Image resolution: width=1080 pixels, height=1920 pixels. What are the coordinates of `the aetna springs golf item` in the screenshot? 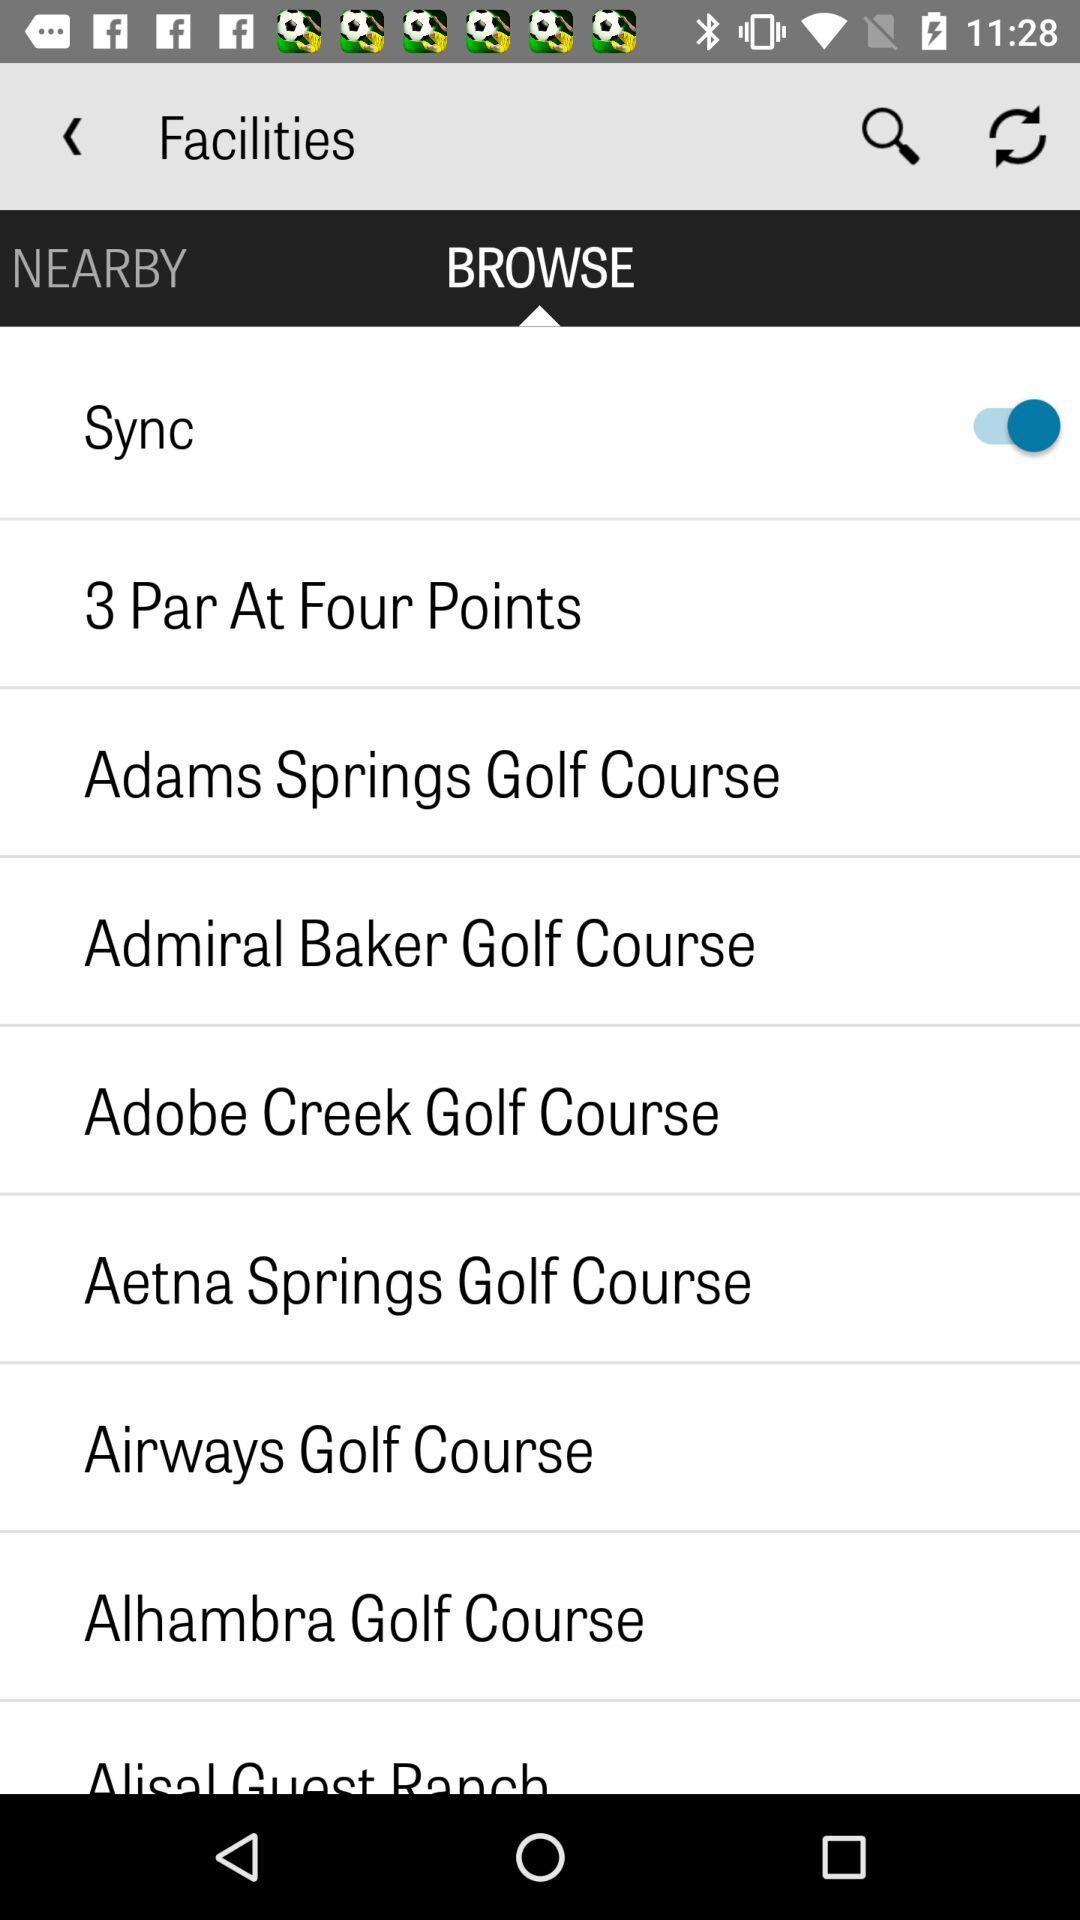 It's located at (376, 1277).